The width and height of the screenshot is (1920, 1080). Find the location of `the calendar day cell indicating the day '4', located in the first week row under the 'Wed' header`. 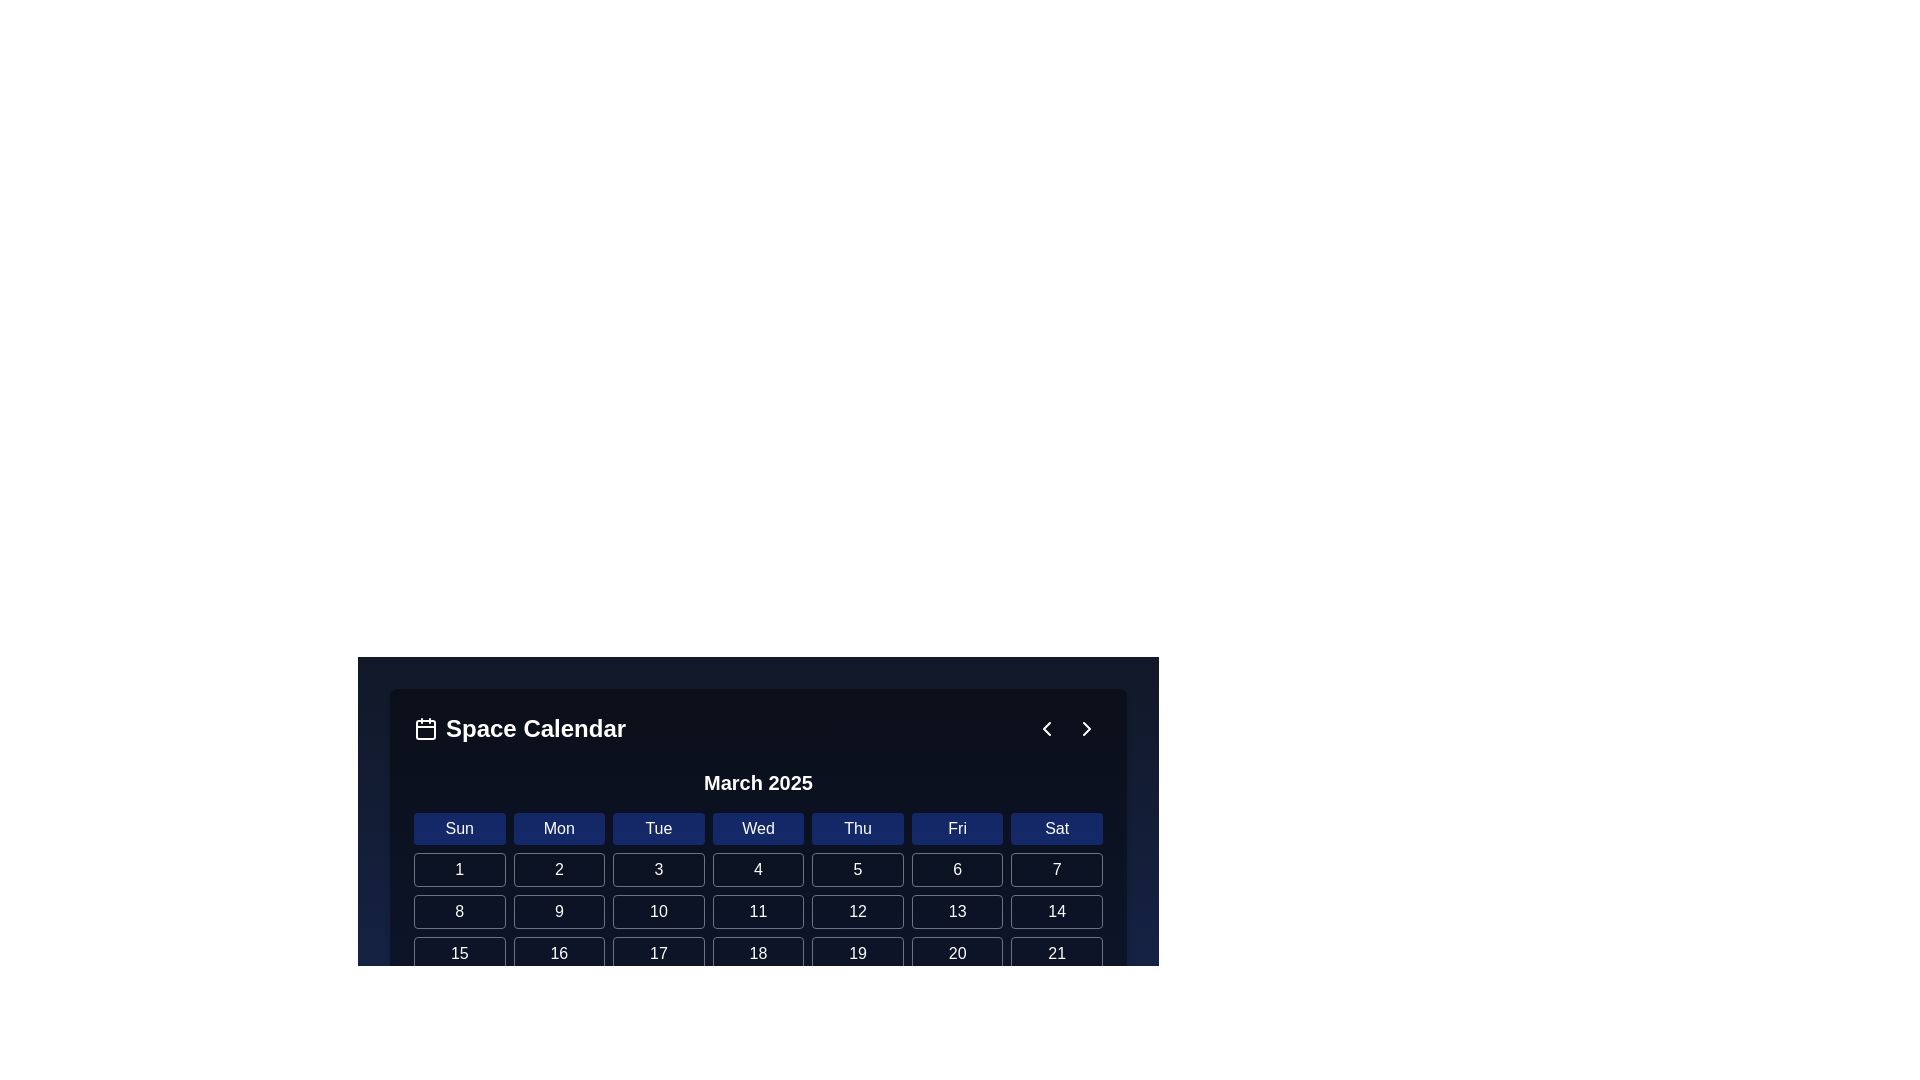

the calendar day cell indicating the day '4', located in the first week row under the 'Wed' header is located at coordinates (757, 869).